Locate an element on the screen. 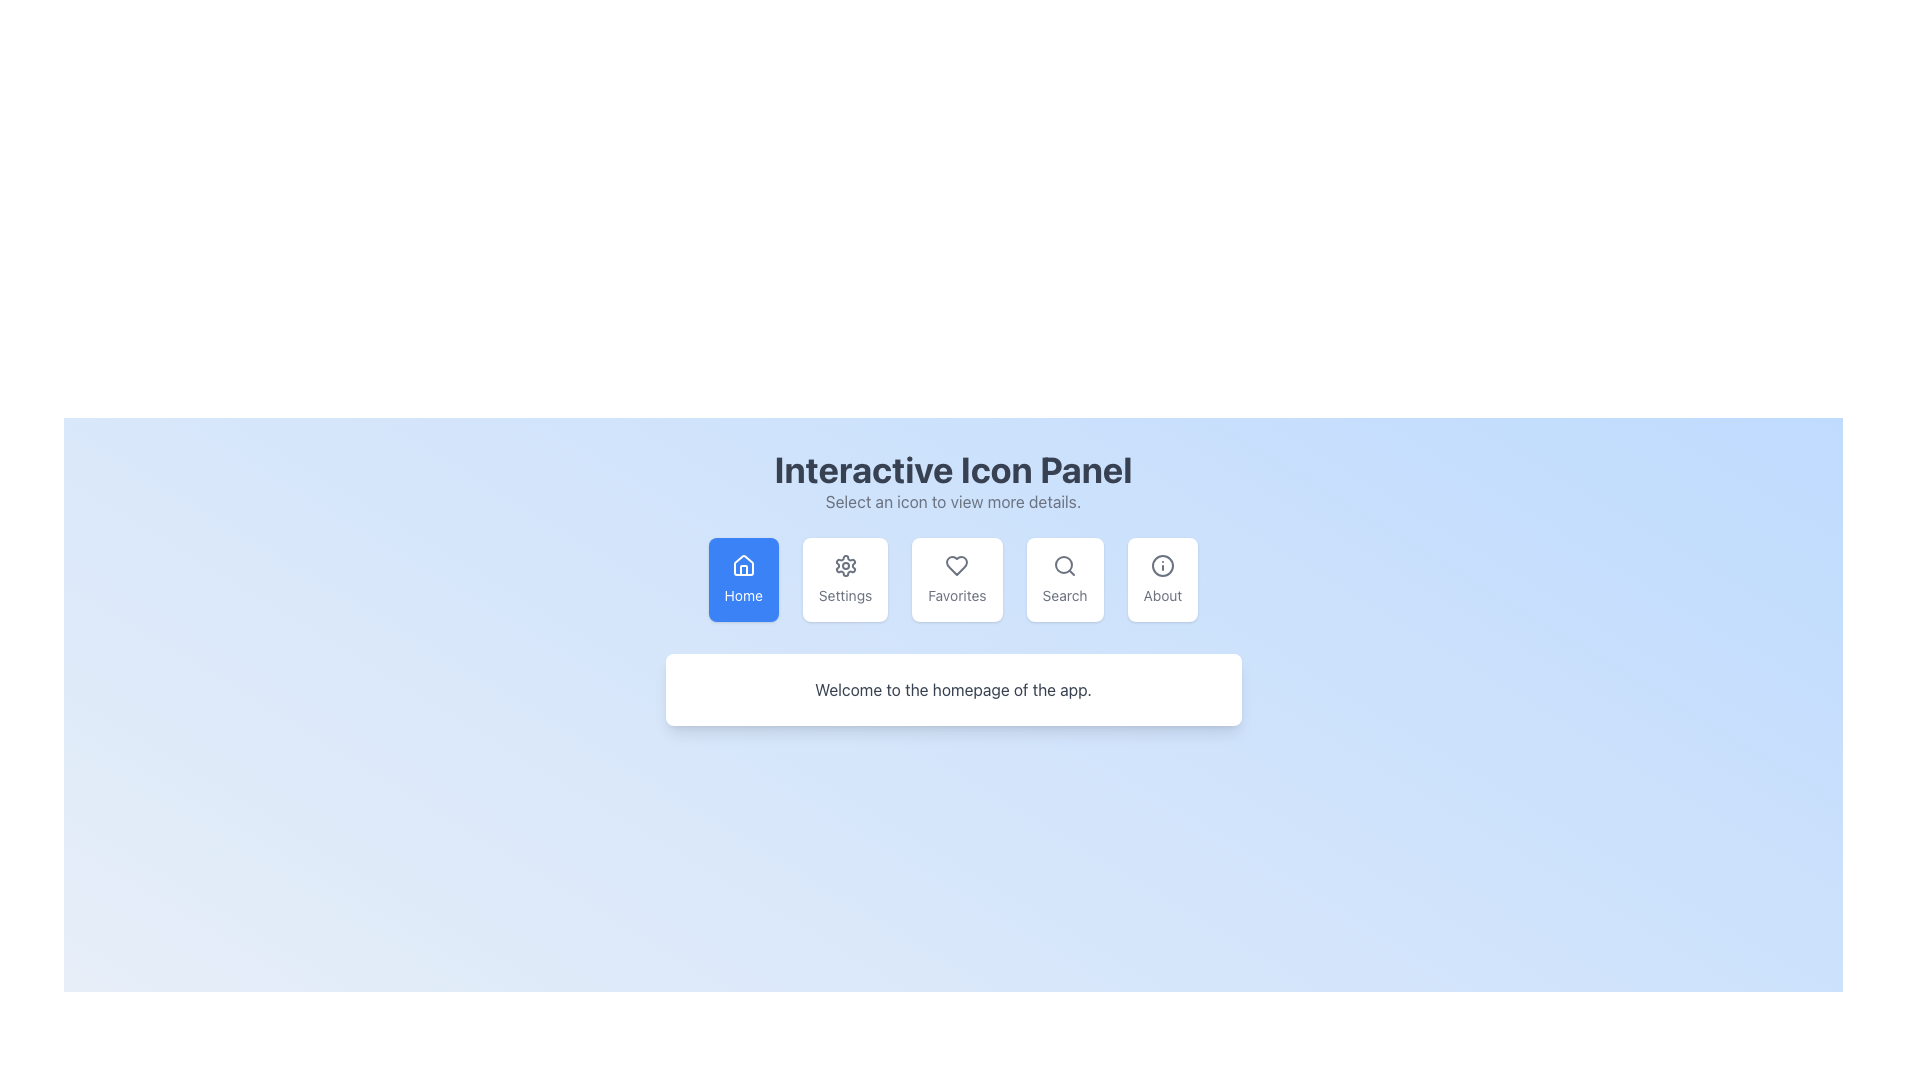  the text label that indicates the button's functionality related to application settings, which is located centrally below a gear icon in the second button from the left in the interactive panel of icons is located at coordinates (845, 595).